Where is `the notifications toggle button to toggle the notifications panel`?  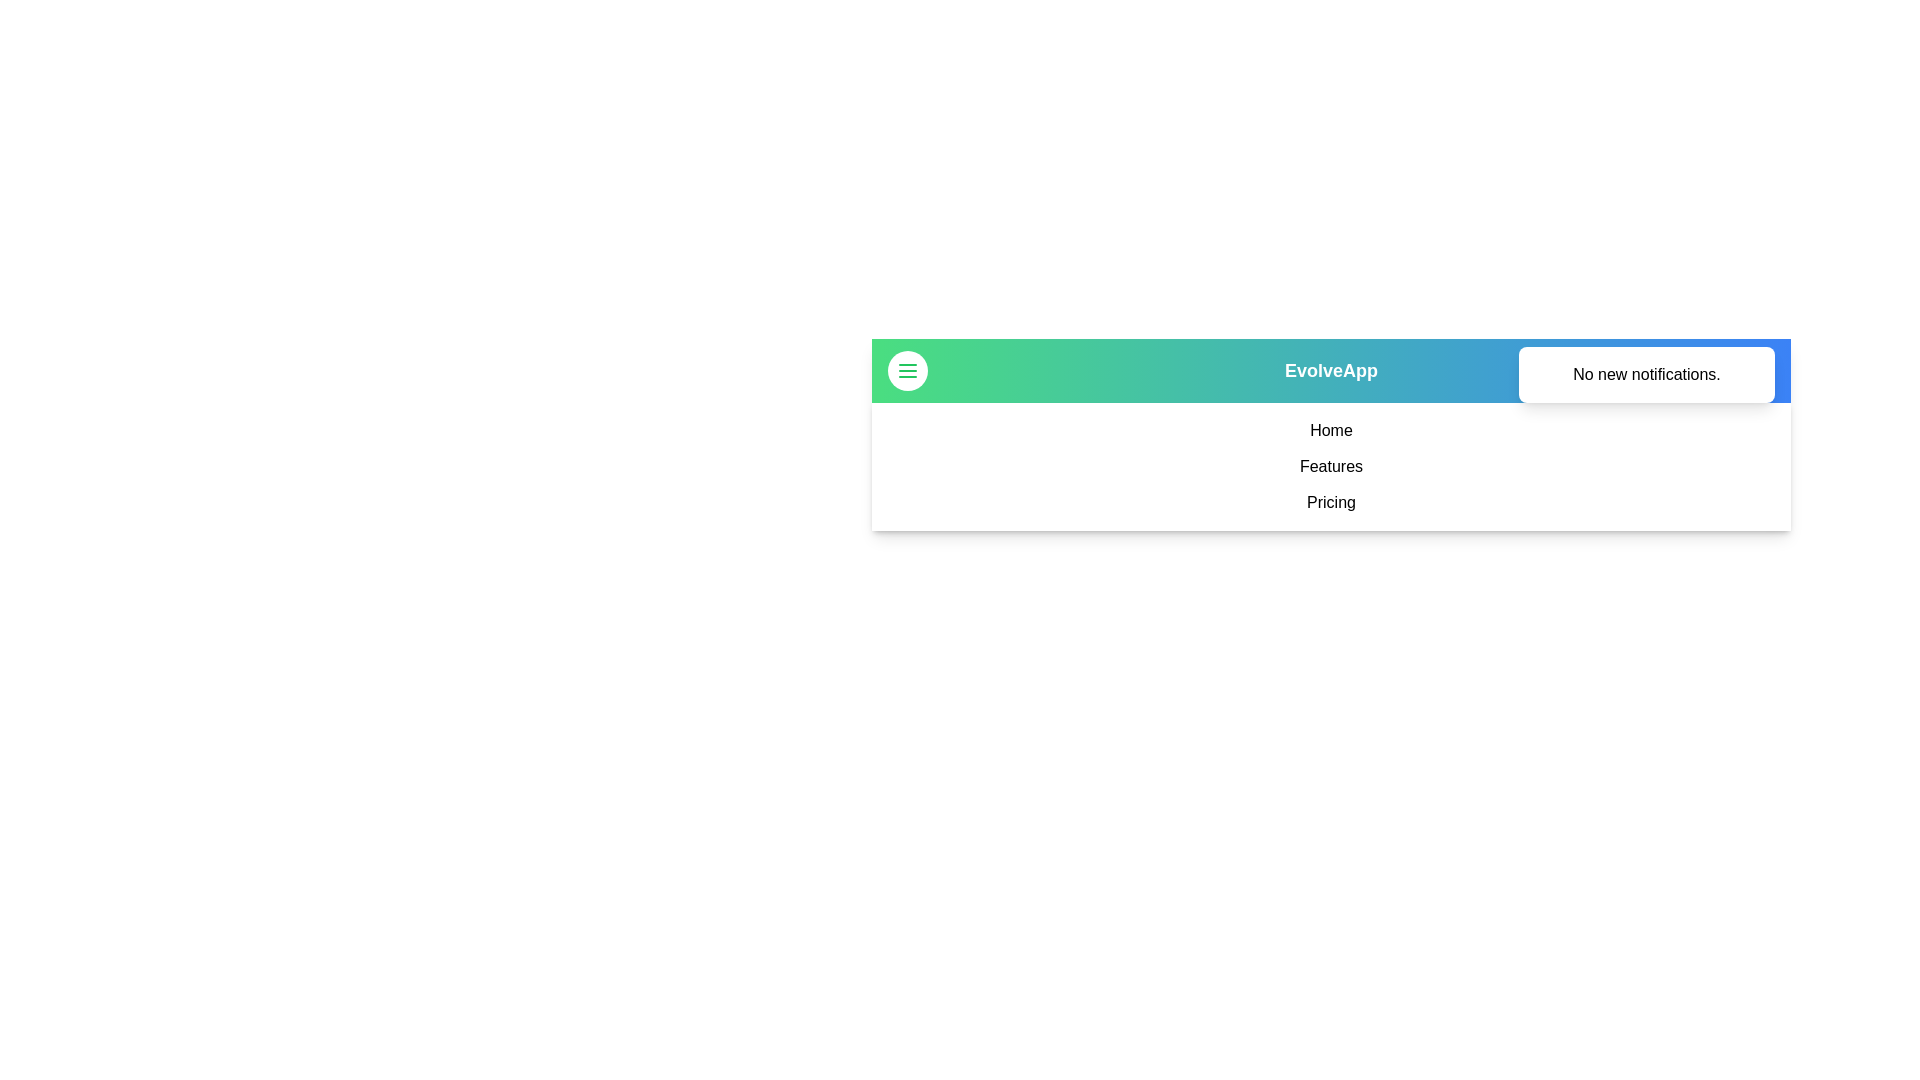 the notifications toggle button to toggle the notifications panel is located at coordinates (1754, 370).